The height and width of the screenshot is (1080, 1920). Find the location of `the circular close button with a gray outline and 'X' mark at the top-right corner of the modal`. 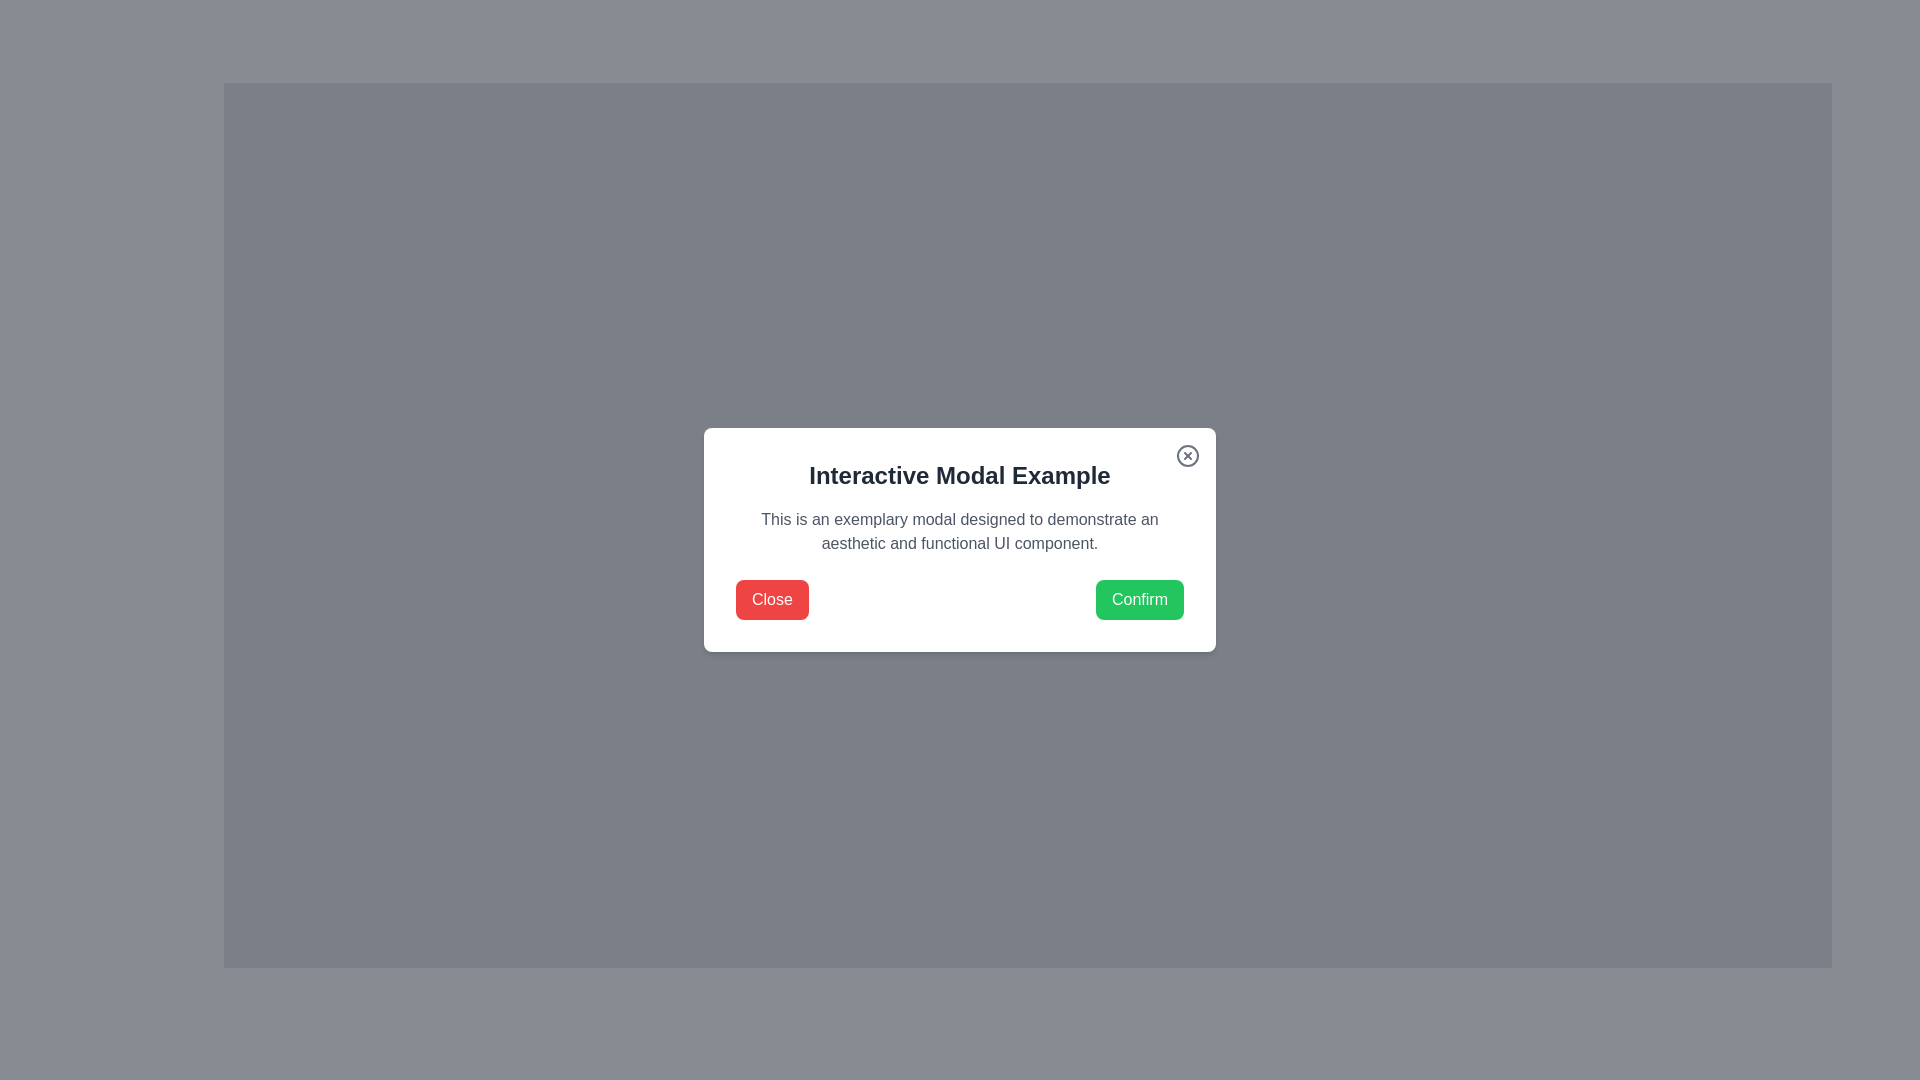

the circular close button with a gray outline and 'X' mark at the top-right corner of the modal is located at coordinates (1188, 455).